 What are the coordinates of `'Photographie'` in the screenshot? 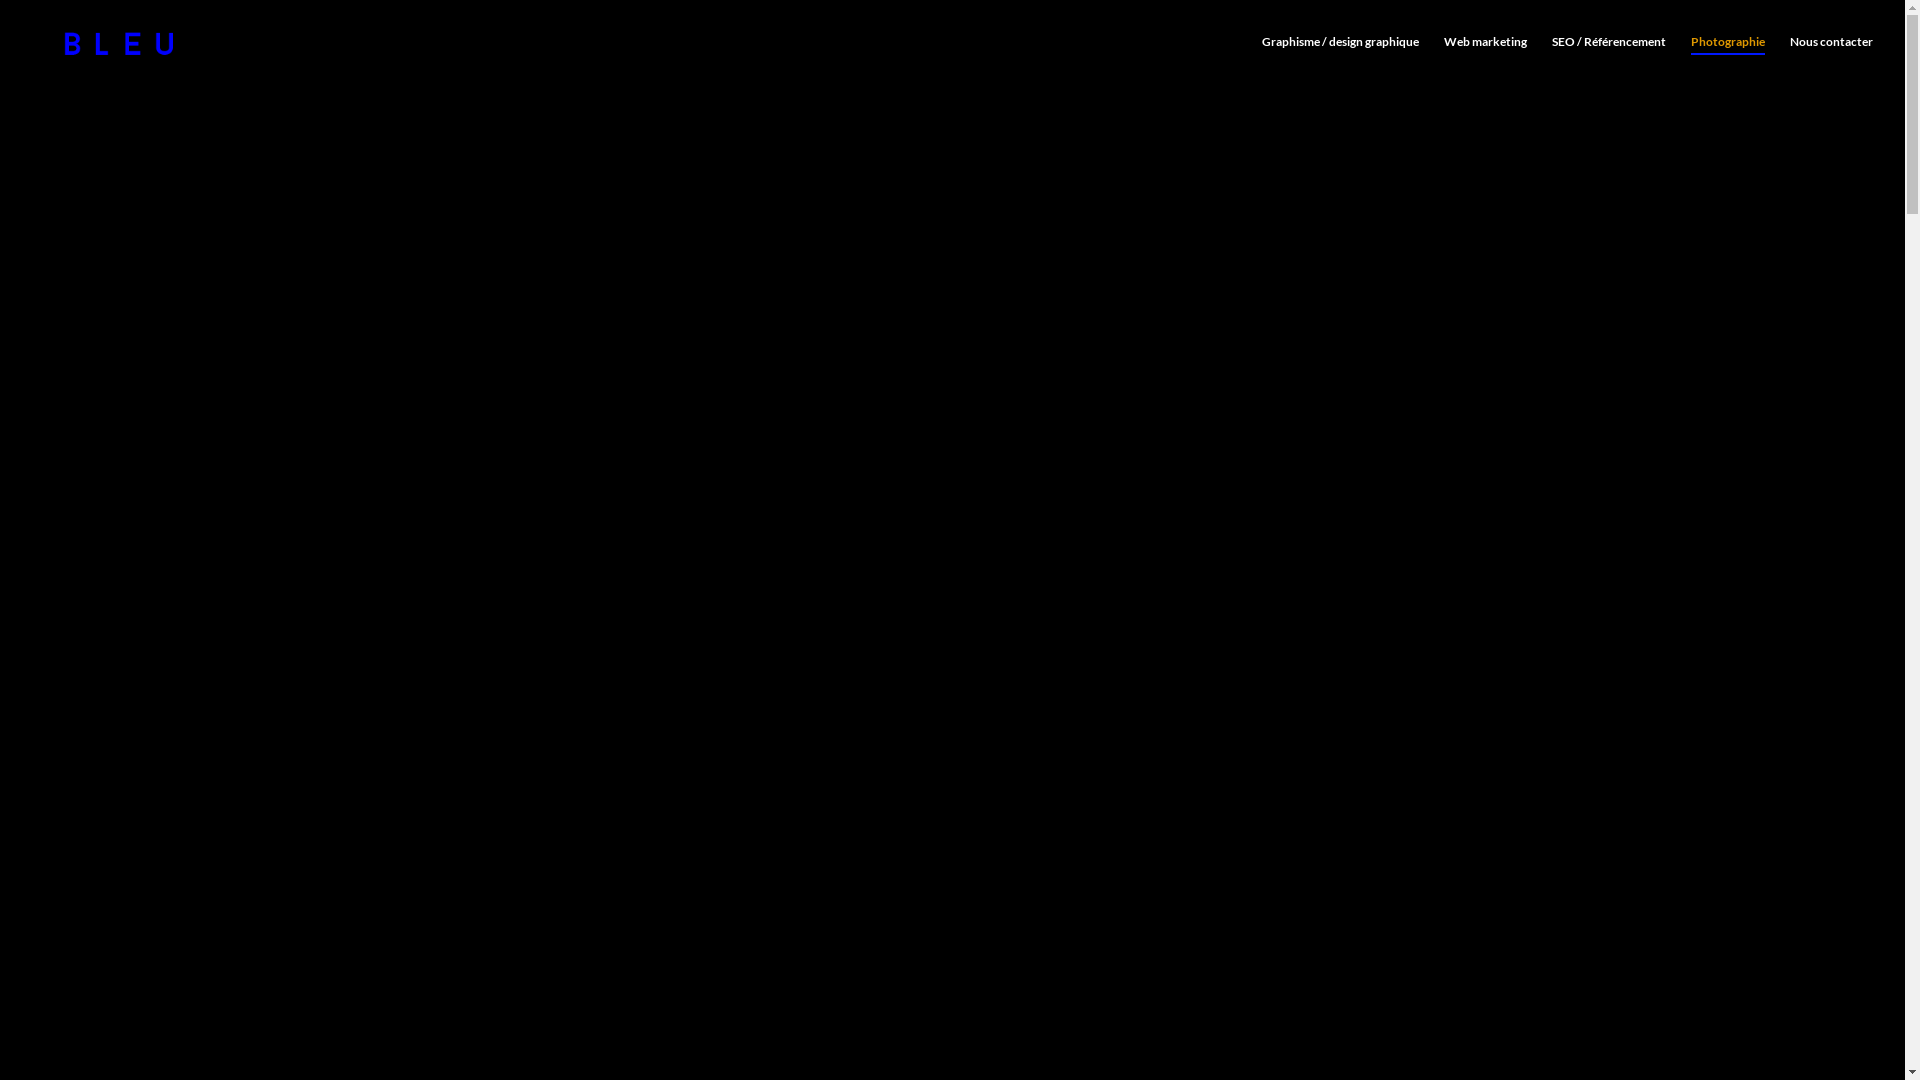 It's located at (1727, 58).